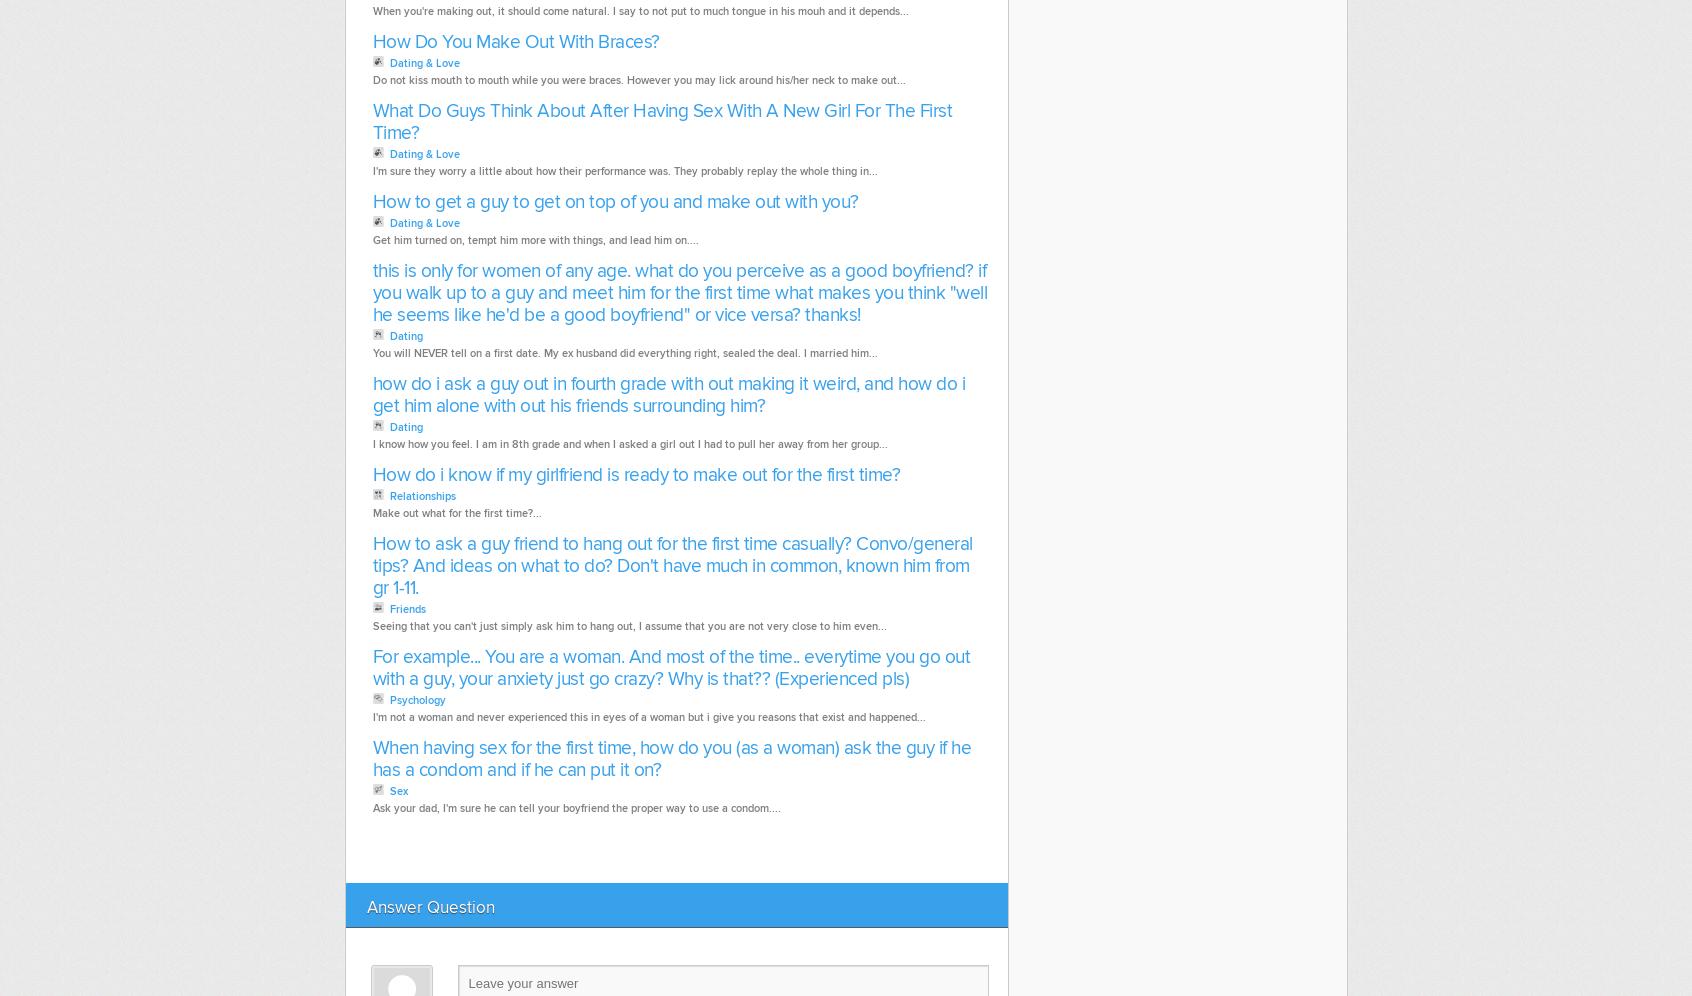 The width and height of the screenshot is (1692, 996). I want to click on 'I know how you feel. I am in 8th grade and when I asked a girl out I had to pull her away from her group...', so click(372, 443).